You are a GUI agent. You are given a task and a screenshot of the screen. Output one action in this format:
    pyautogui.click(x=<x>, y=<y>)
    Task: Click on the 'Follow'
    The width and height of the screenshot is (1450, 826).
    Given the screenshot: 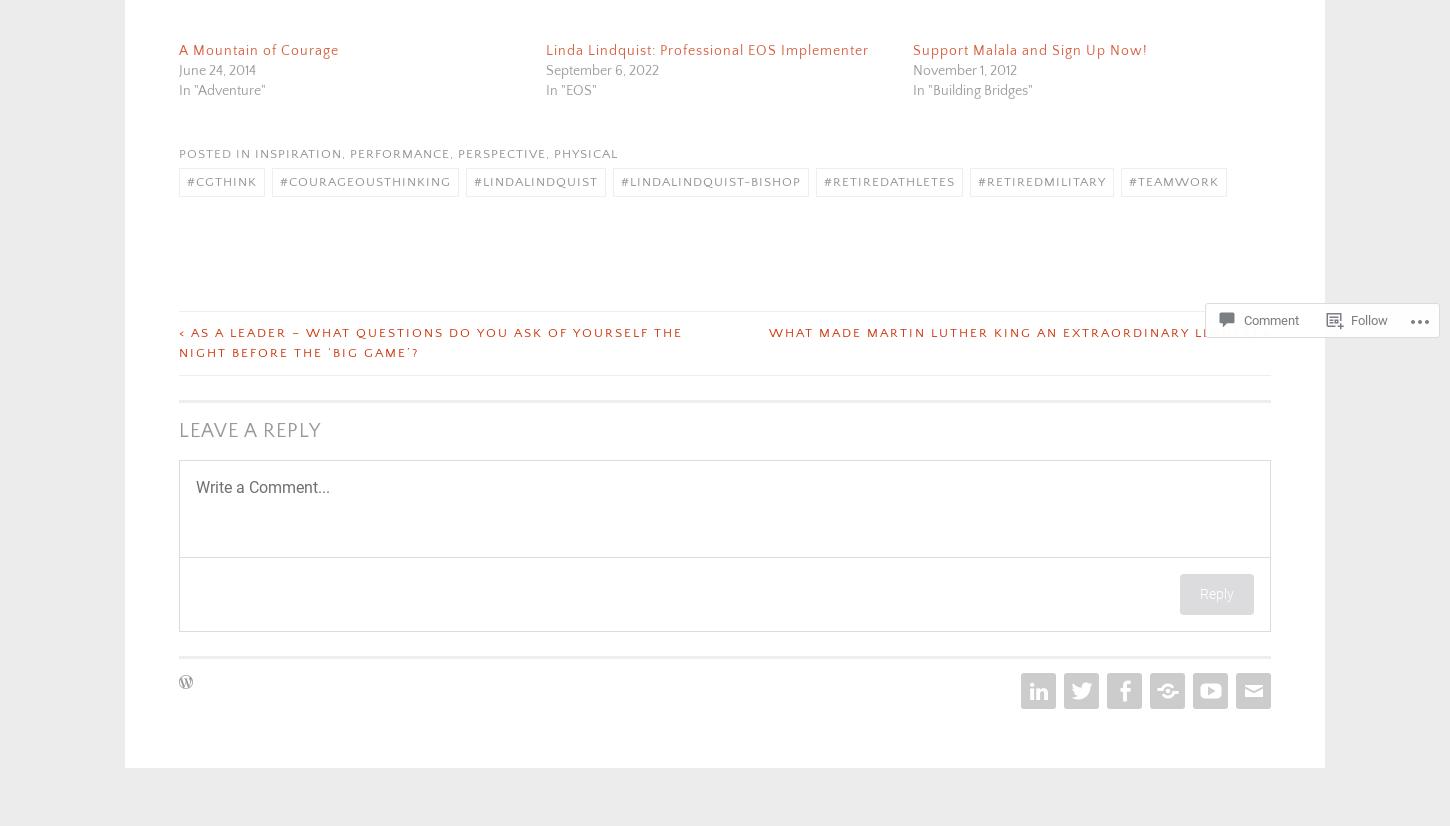 What is the action you would take?
    pyautogui.click(x=1349, y=320)
    